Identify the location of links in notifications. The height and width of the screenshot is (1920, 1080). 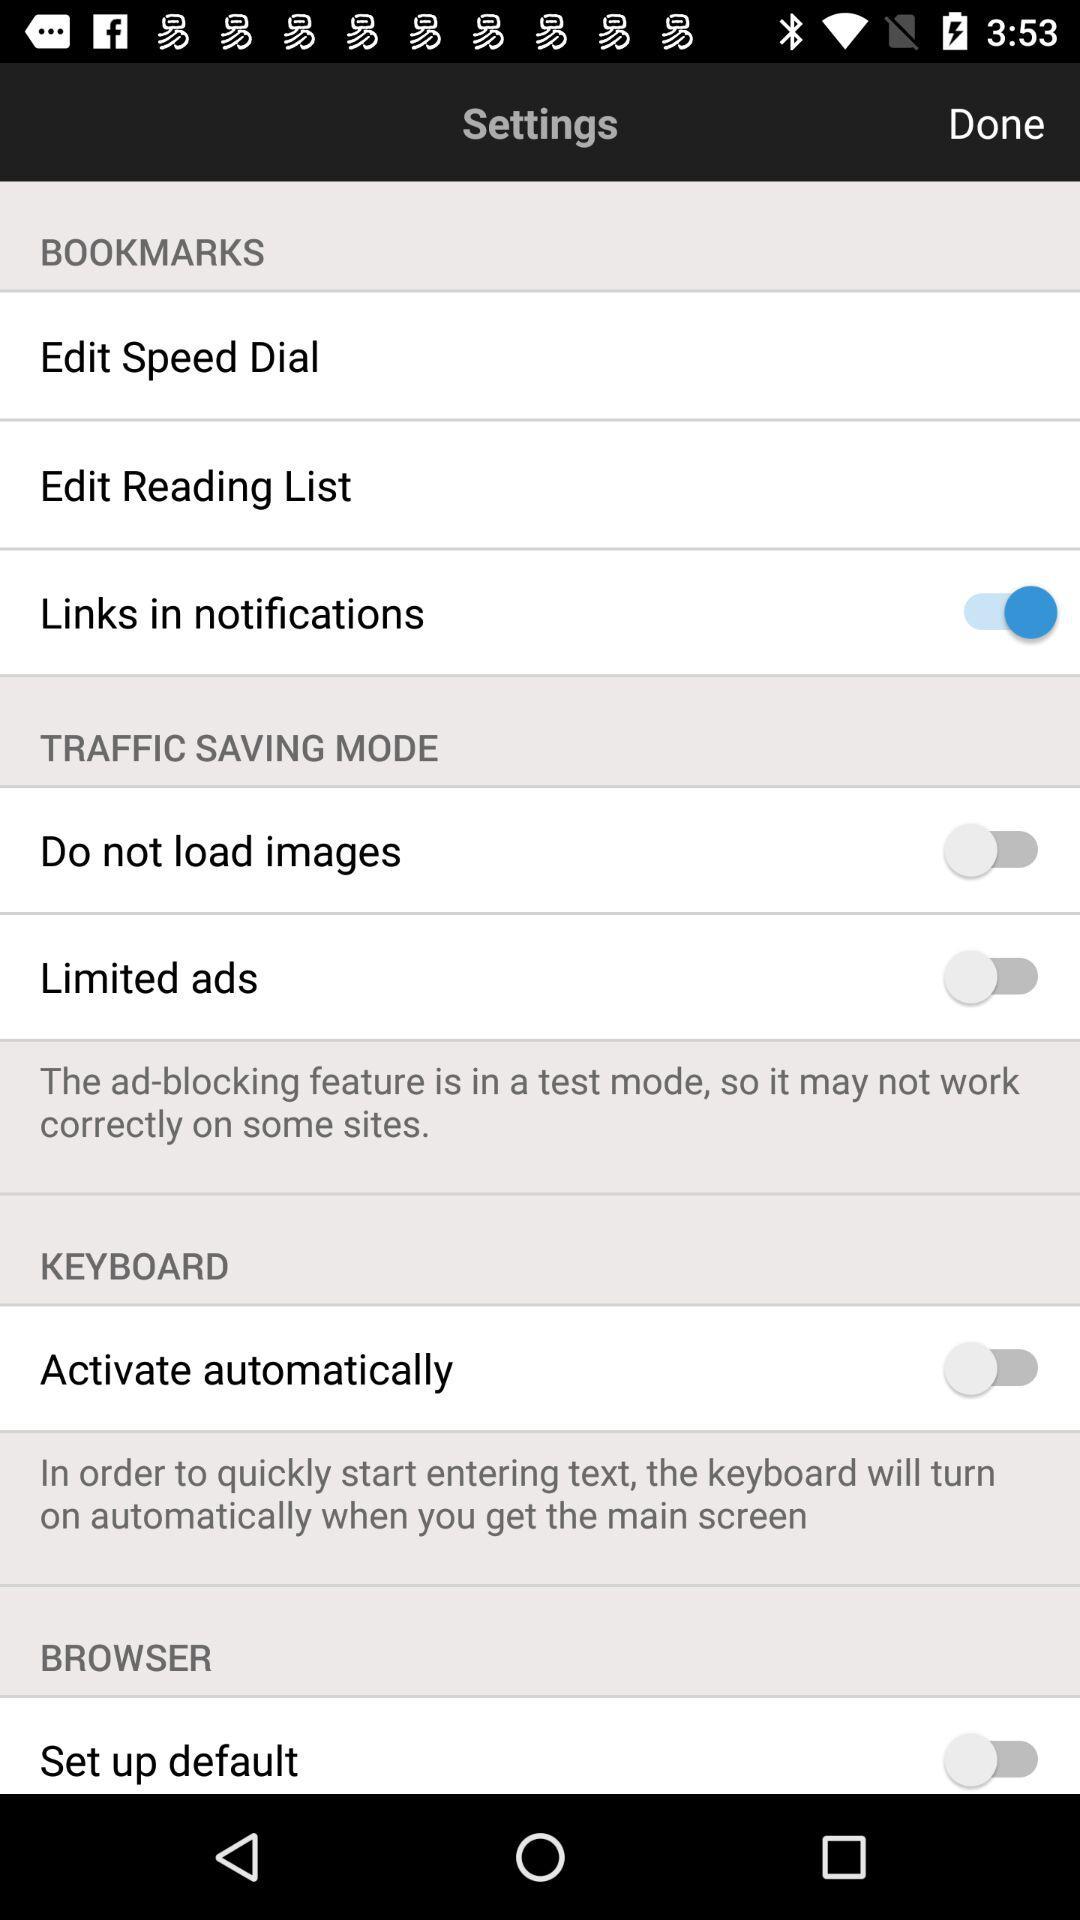
(1000, 611).